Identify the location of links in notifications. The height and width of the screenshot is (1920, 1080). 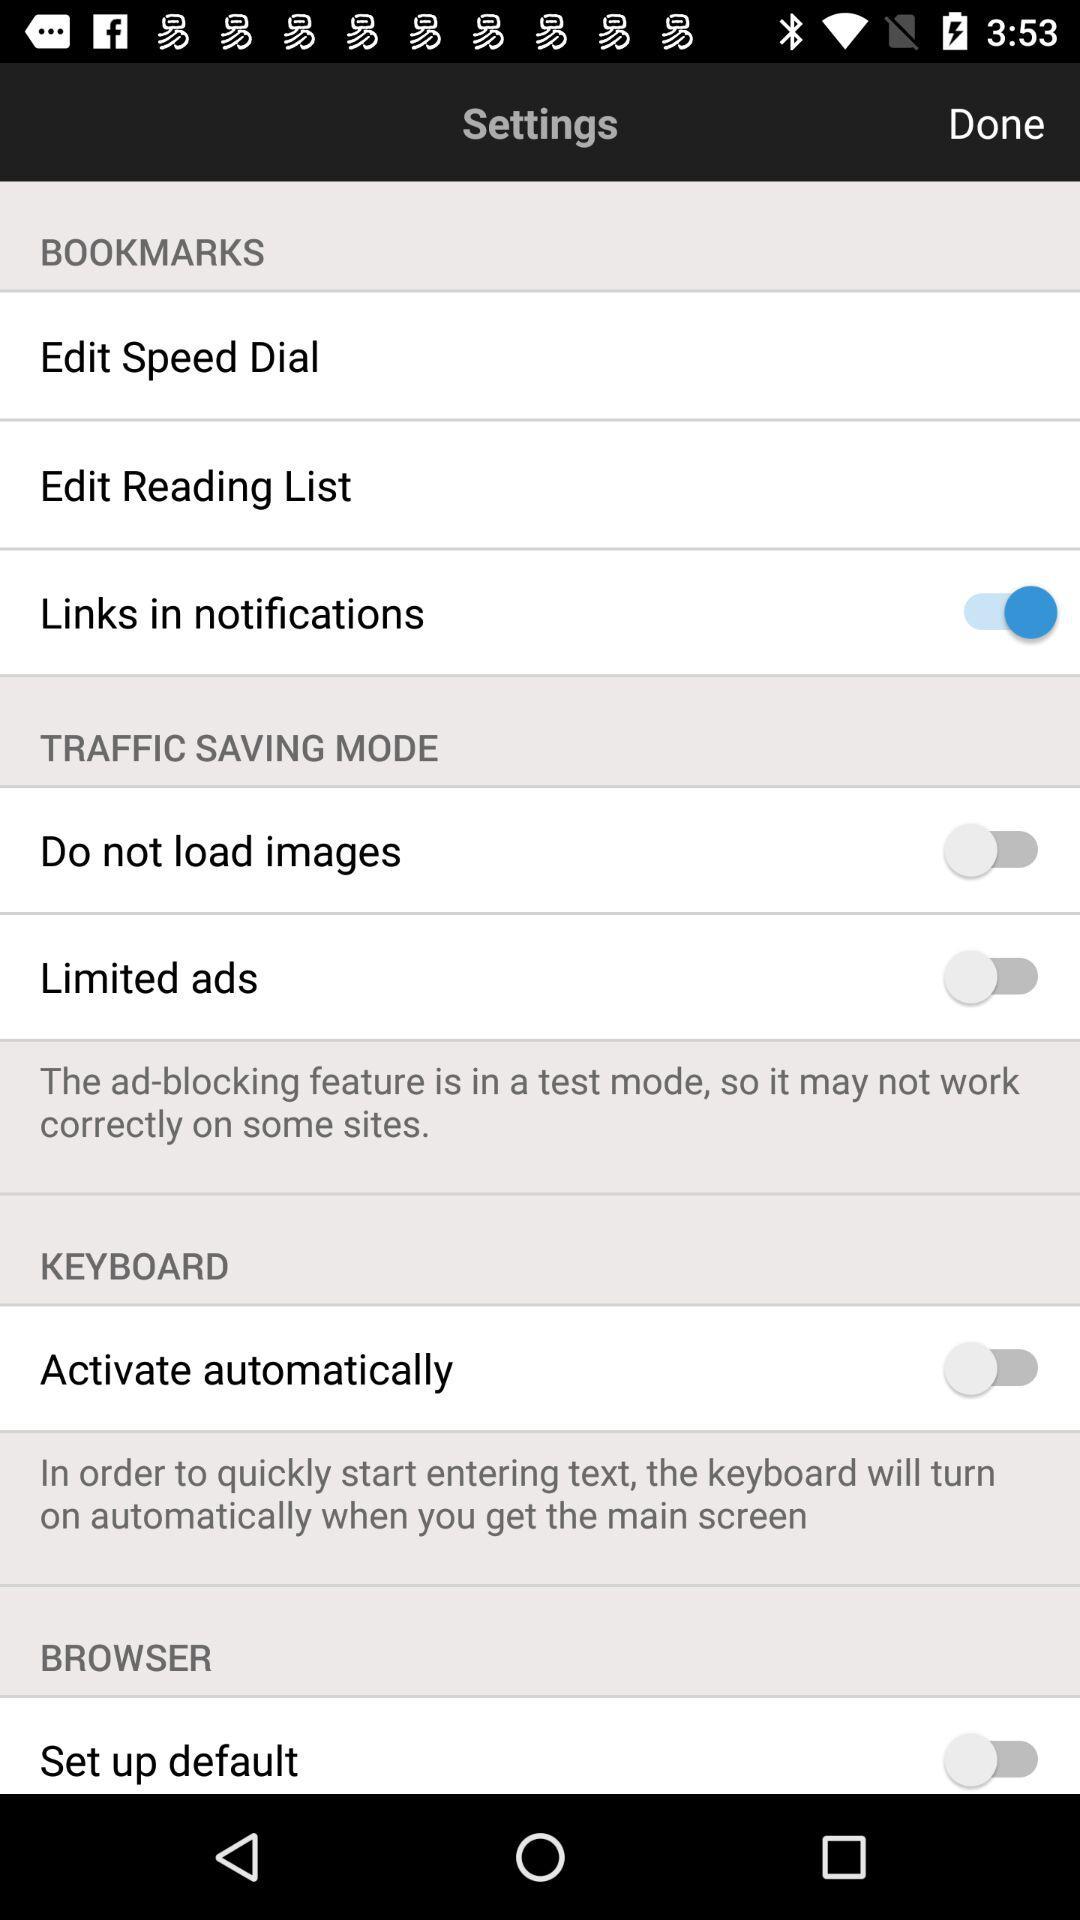
(1000, 611).